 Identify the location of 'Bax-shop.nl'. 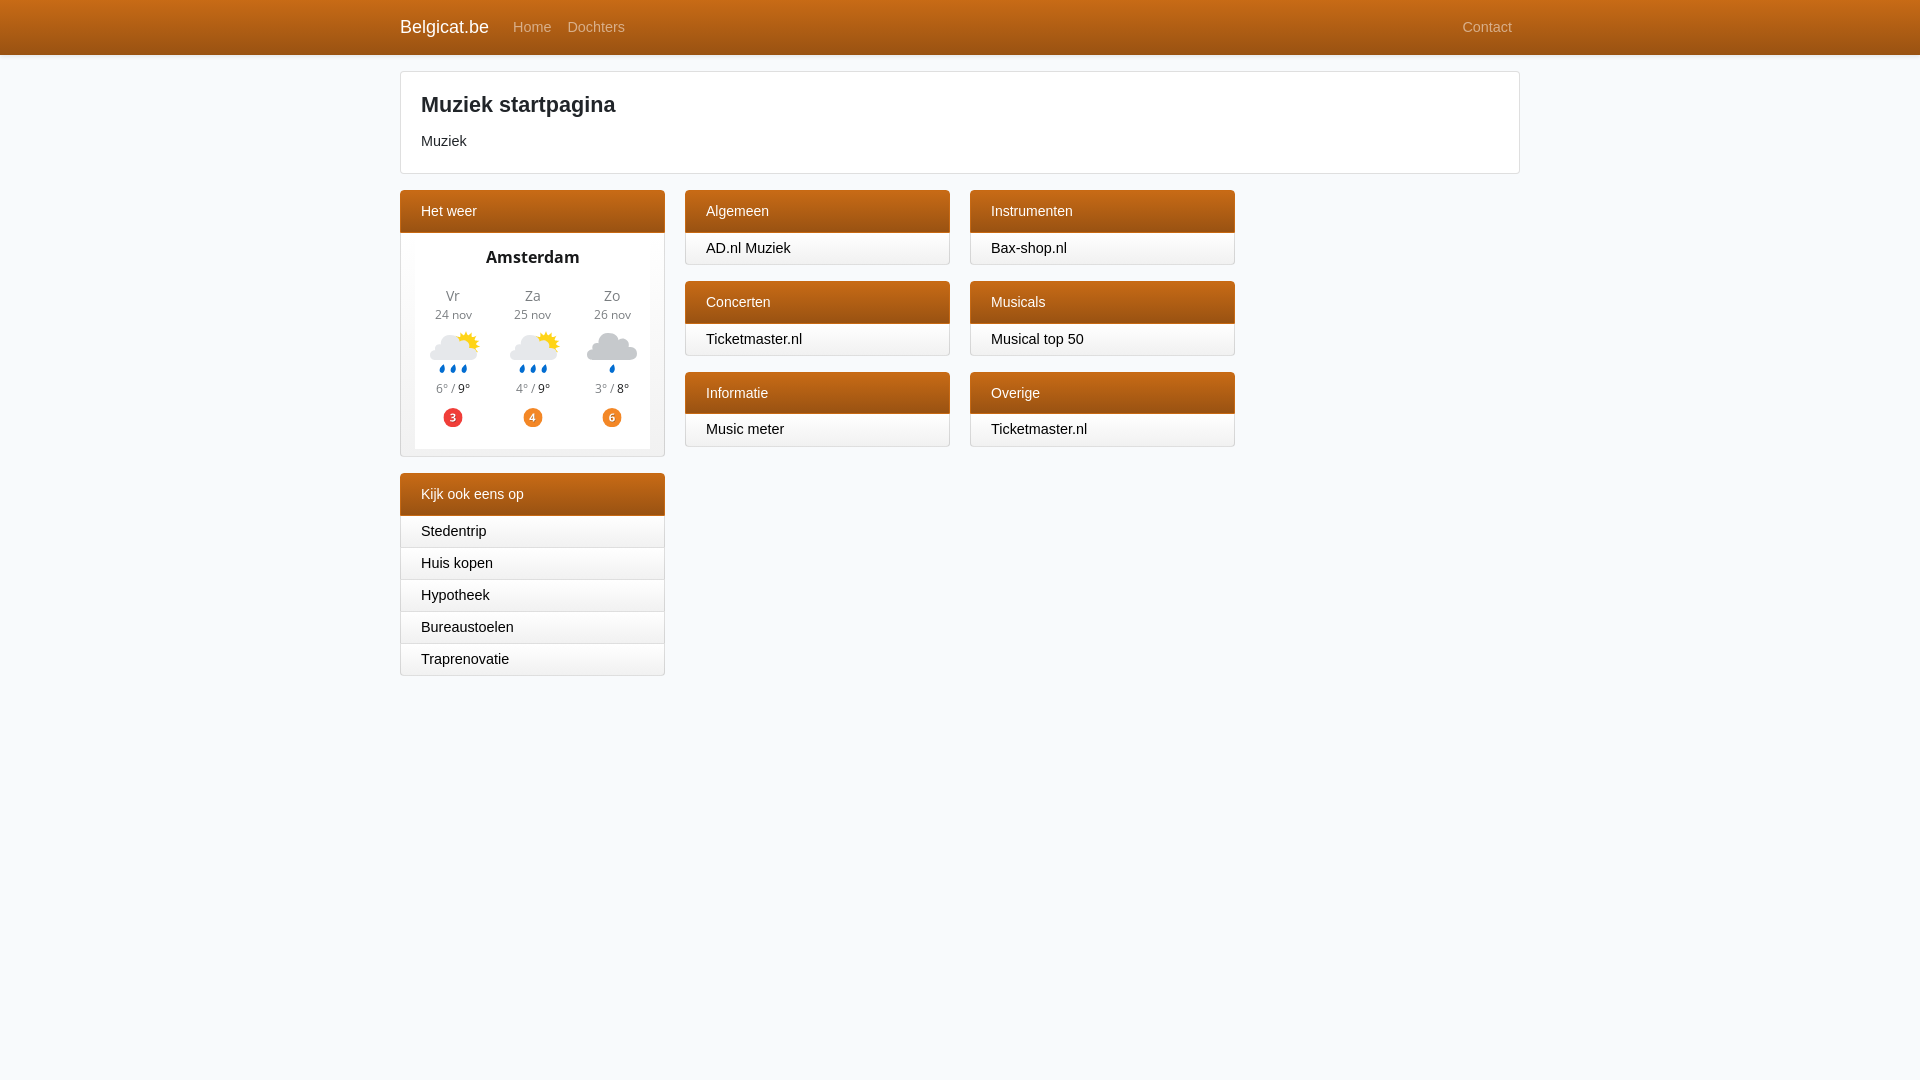
(1028, 246).